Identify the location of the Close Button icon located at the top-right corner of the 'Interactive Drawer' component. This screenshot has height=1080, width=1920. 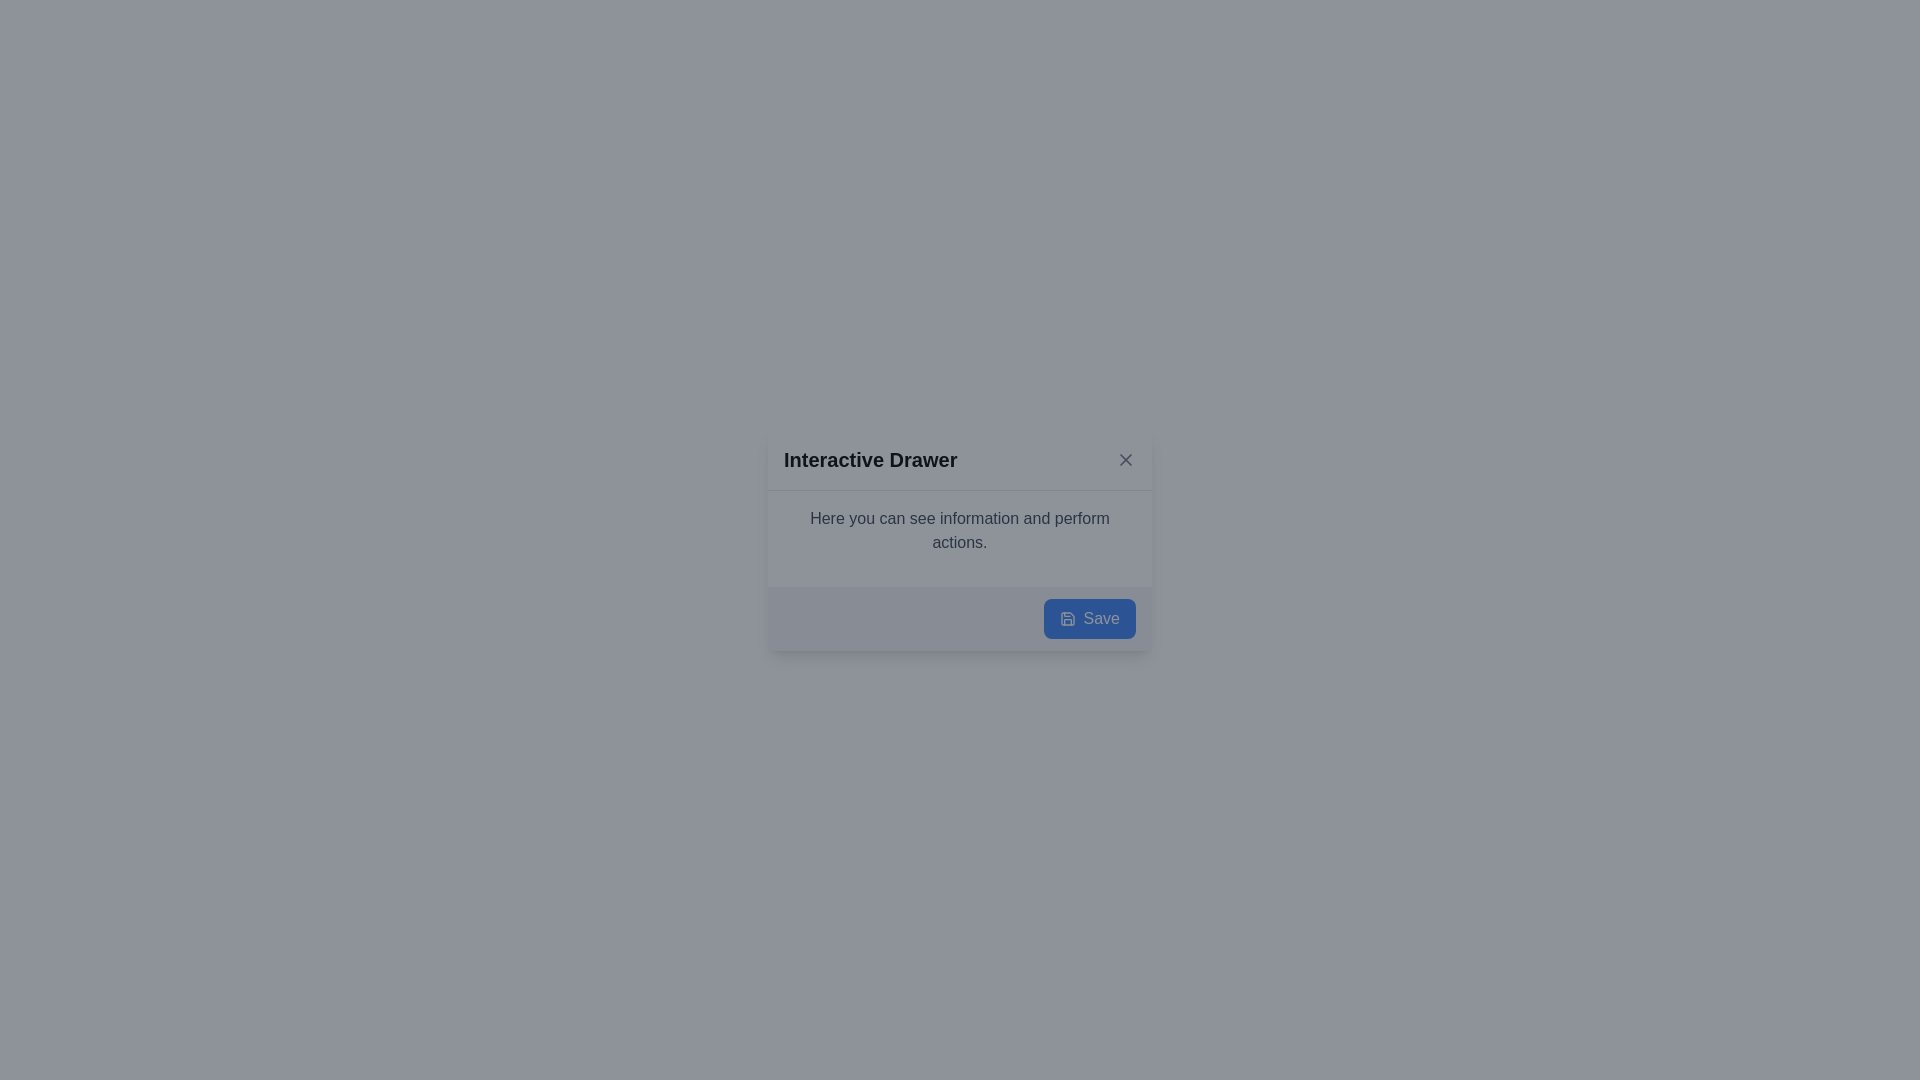
(1126, 459).